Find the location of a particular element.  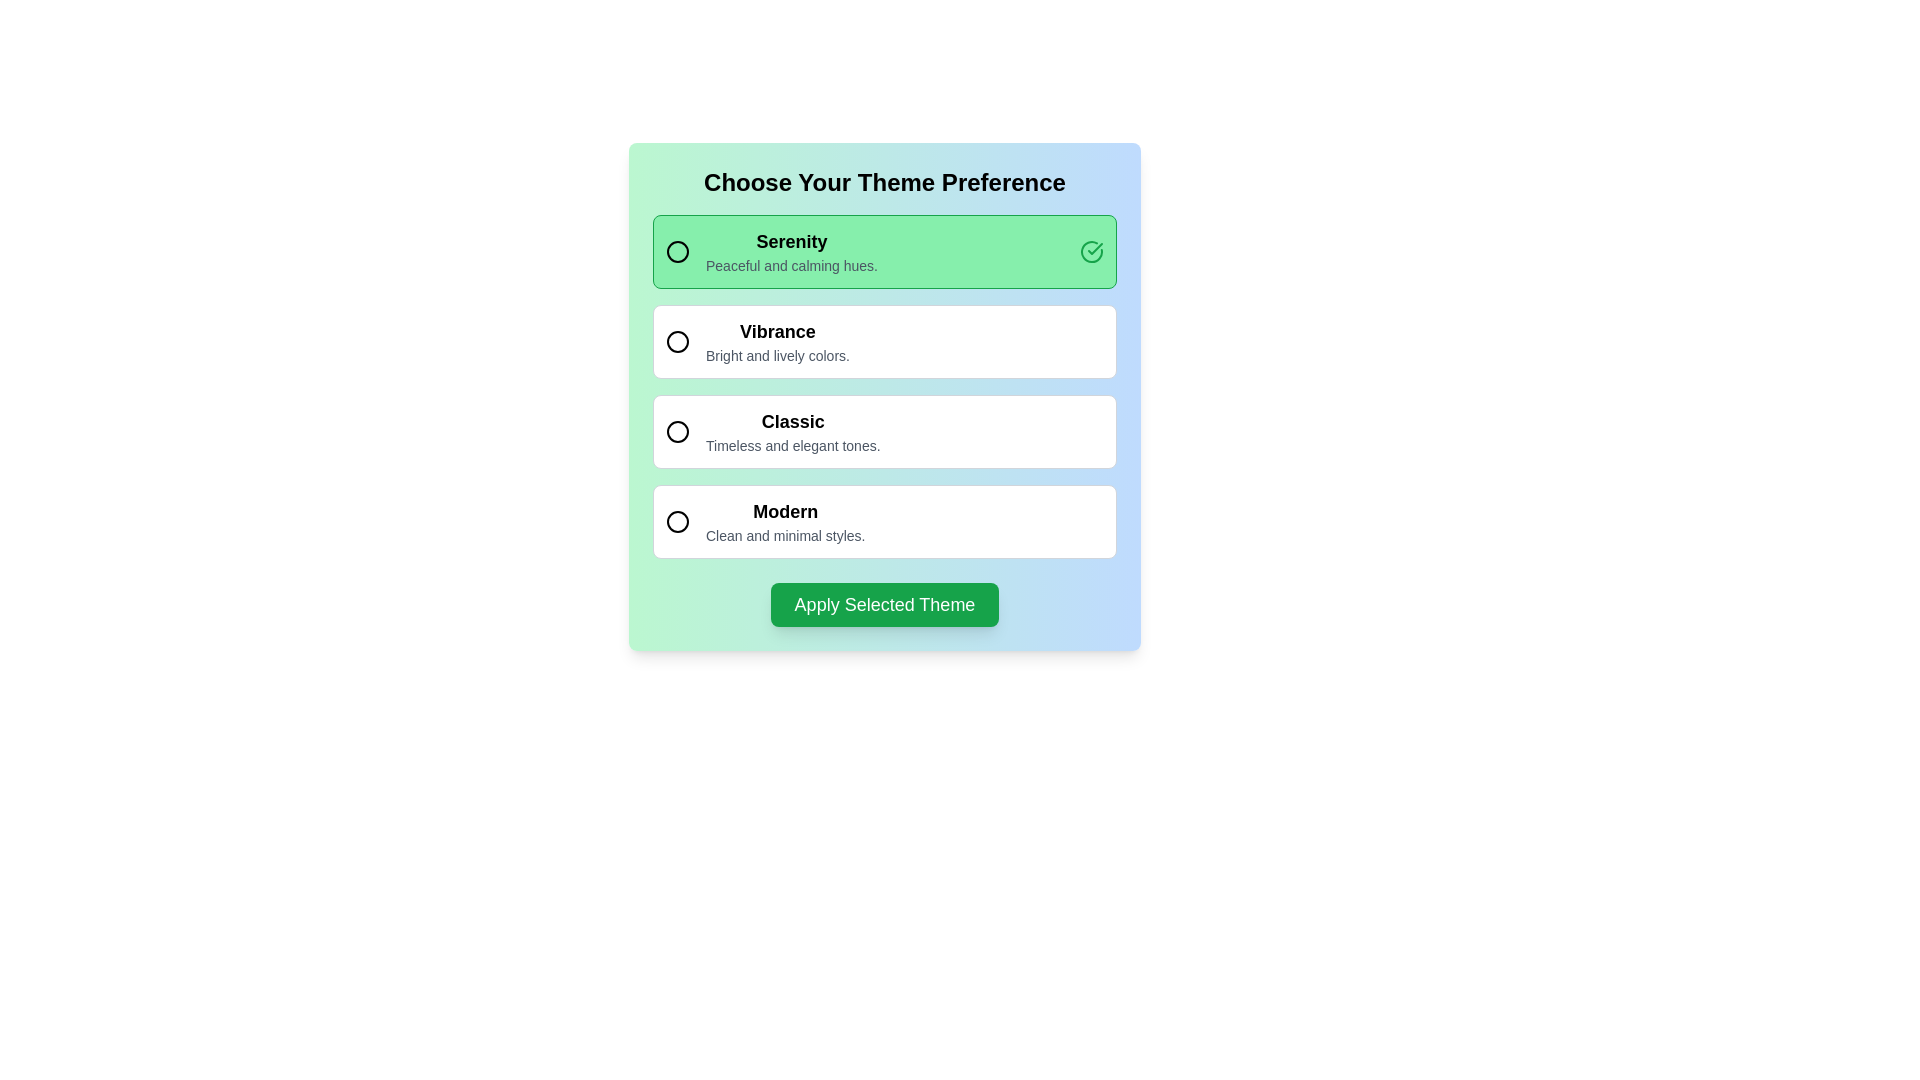

the 'Serenity' text block, which is the first entry in the theme selection list under 'Choose Your Theme Preference', featuring a bold title and a description on a green background is located at coordinates (791, 250).